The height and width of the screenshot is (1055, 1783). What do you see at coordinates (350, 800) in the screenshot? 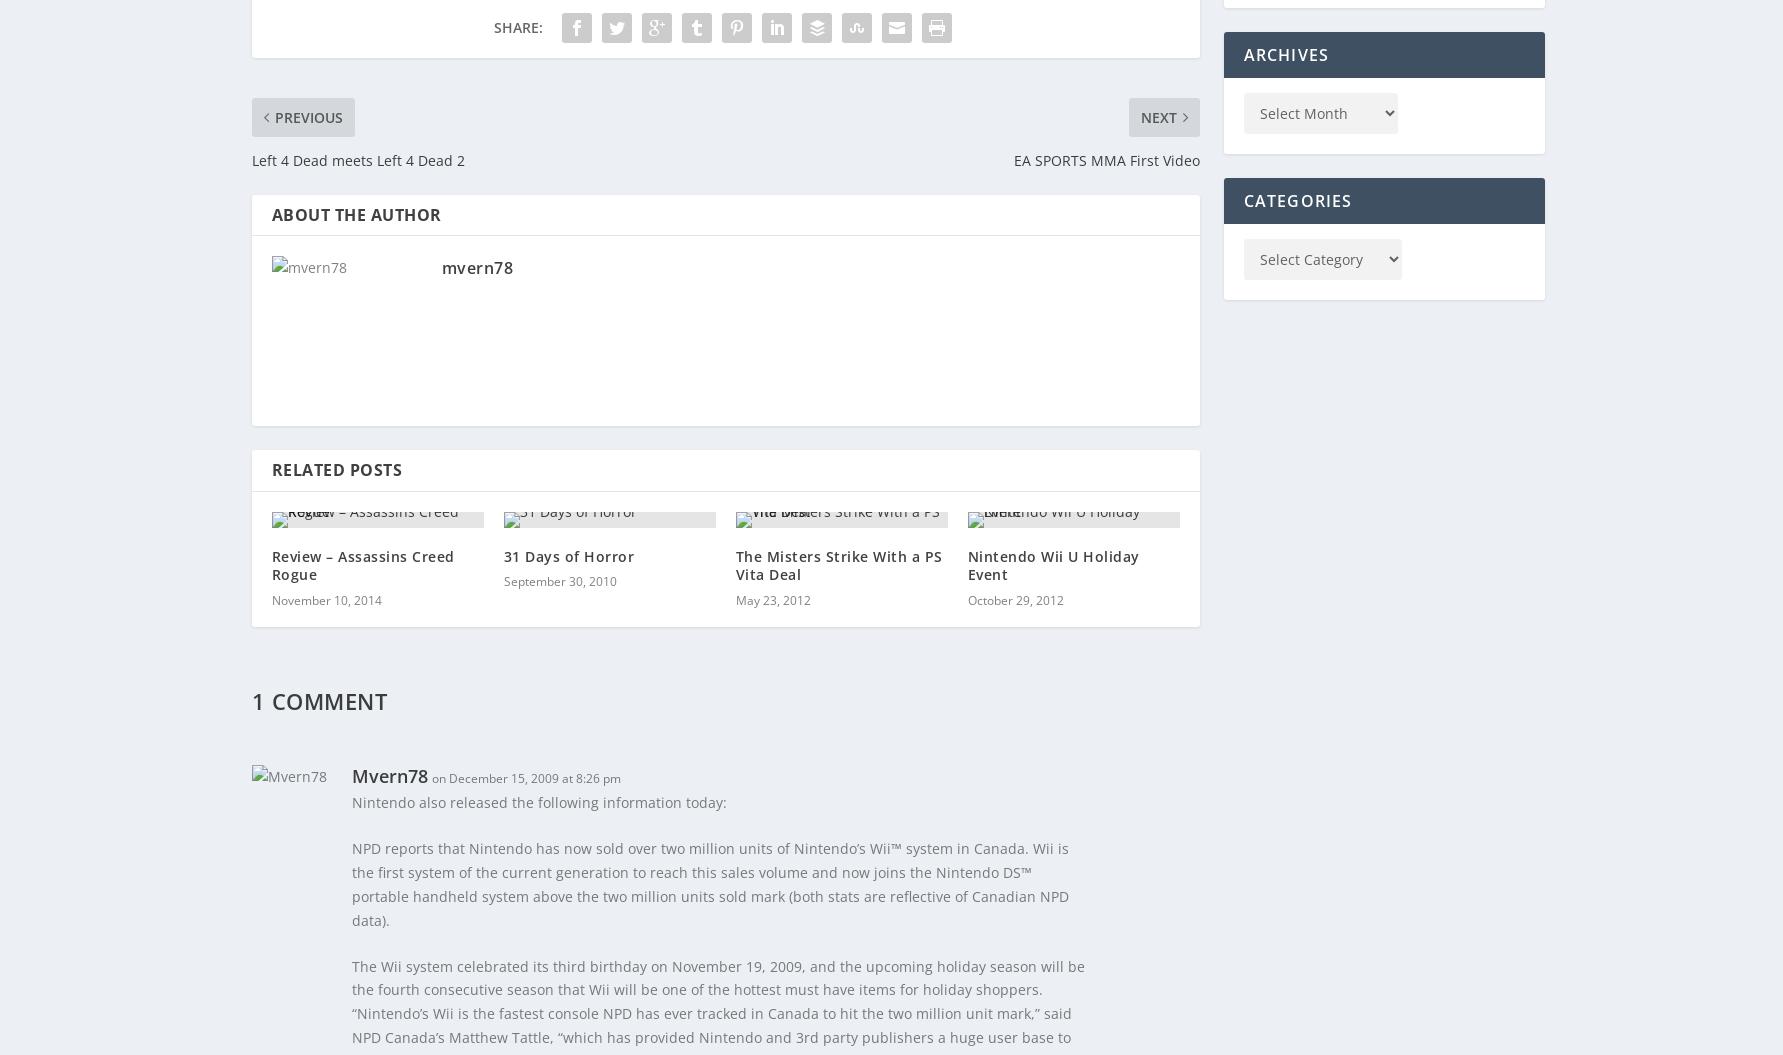
I see `'Nintendo also released the following information today:'` at bounding box center [350, 800].